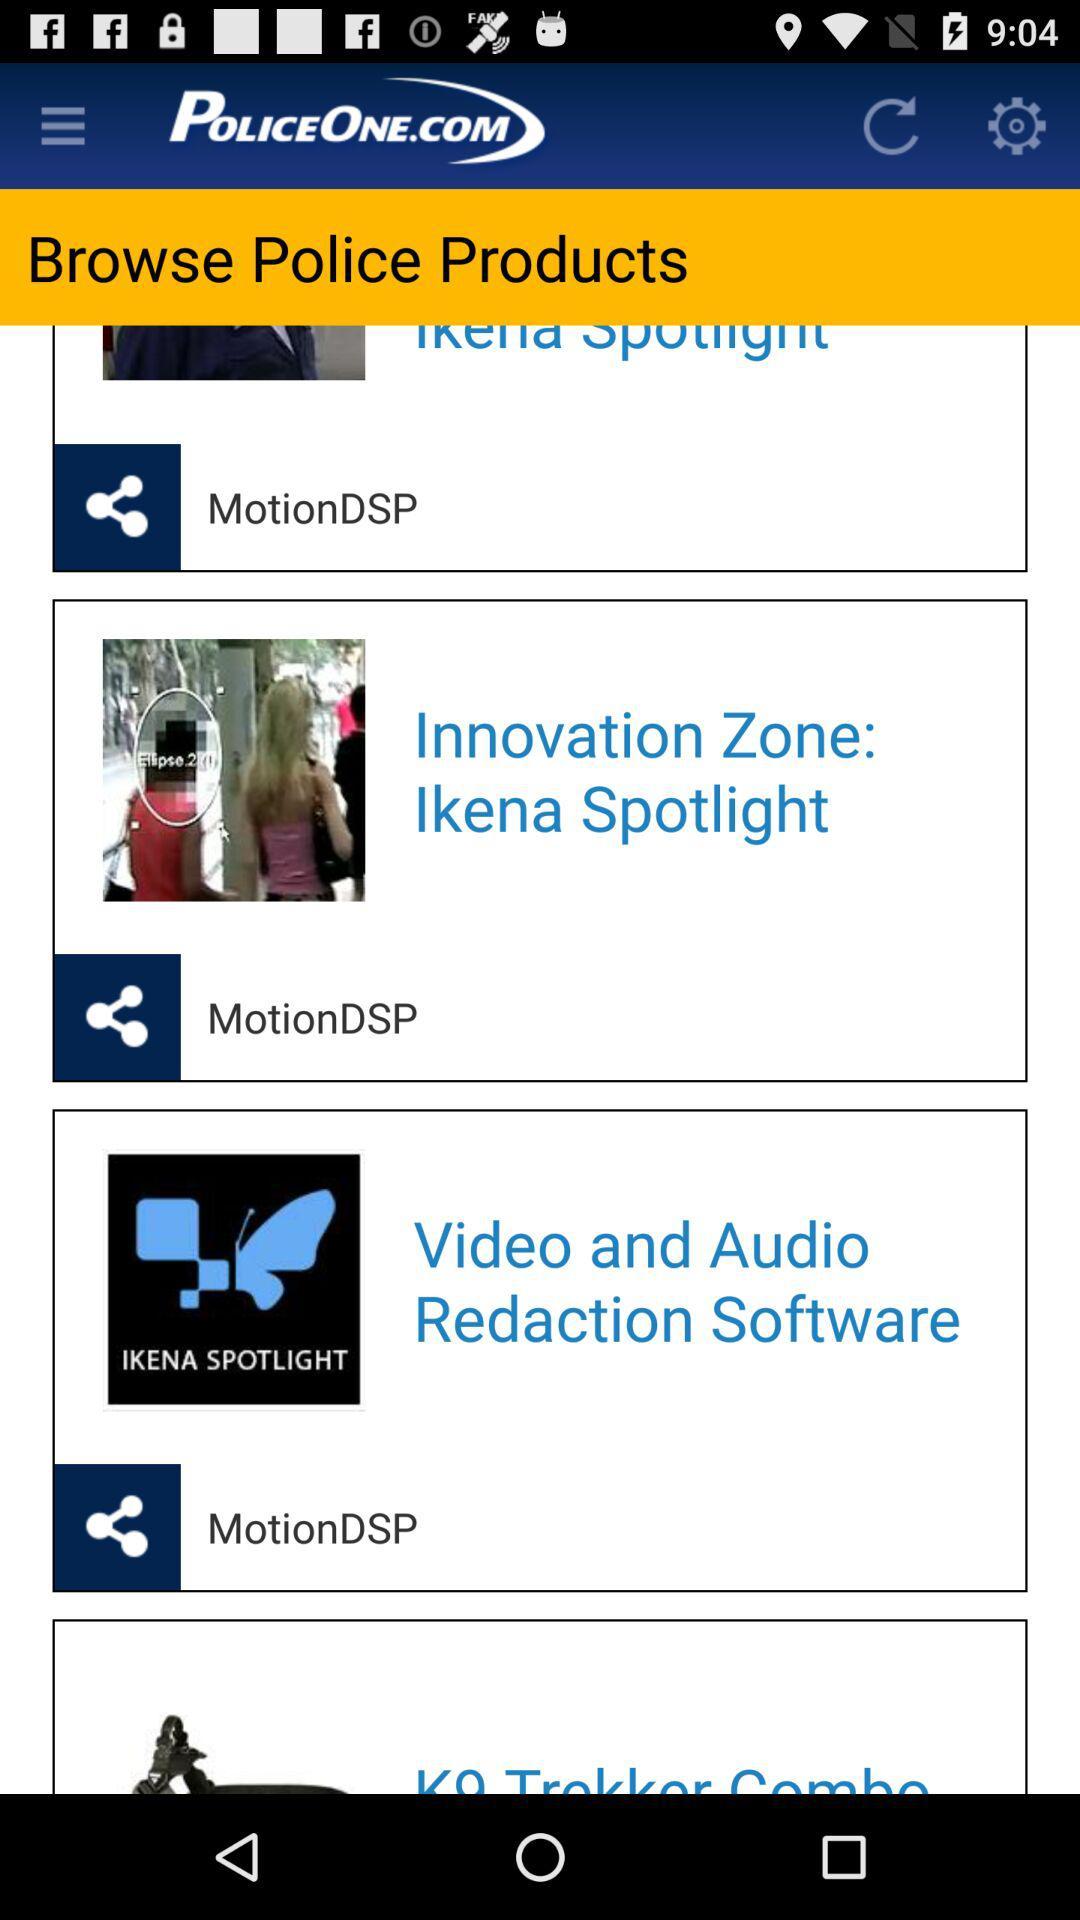 This screenshot has width=1080, height=1920. What do you see at coordinates (692, 358) in the screenshot?
I see `the icon above the motiondsp icon` at bounding box center [692, 358].